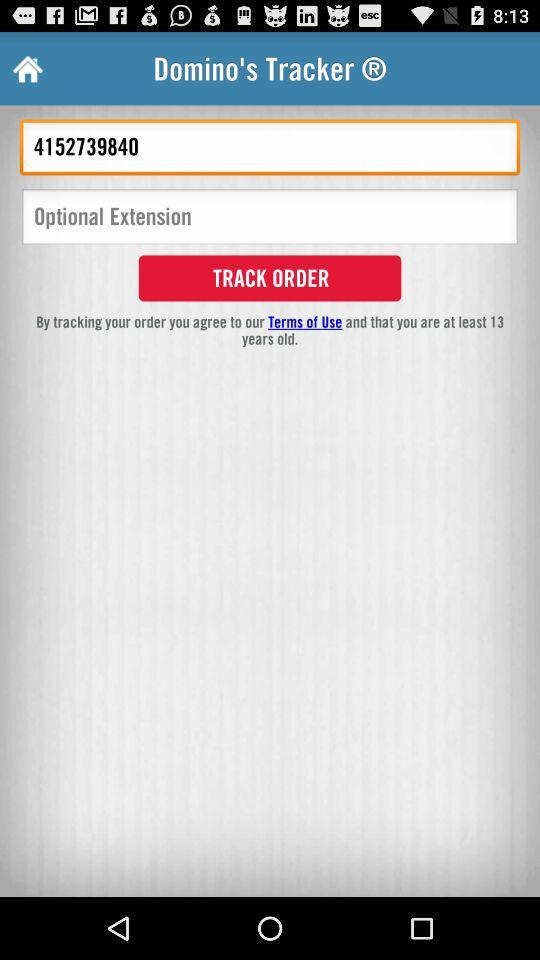 This screenshot has height=960, width=540. Describe the element at coordinates (270, 219) in the screenshot. I see `extension` at that location.